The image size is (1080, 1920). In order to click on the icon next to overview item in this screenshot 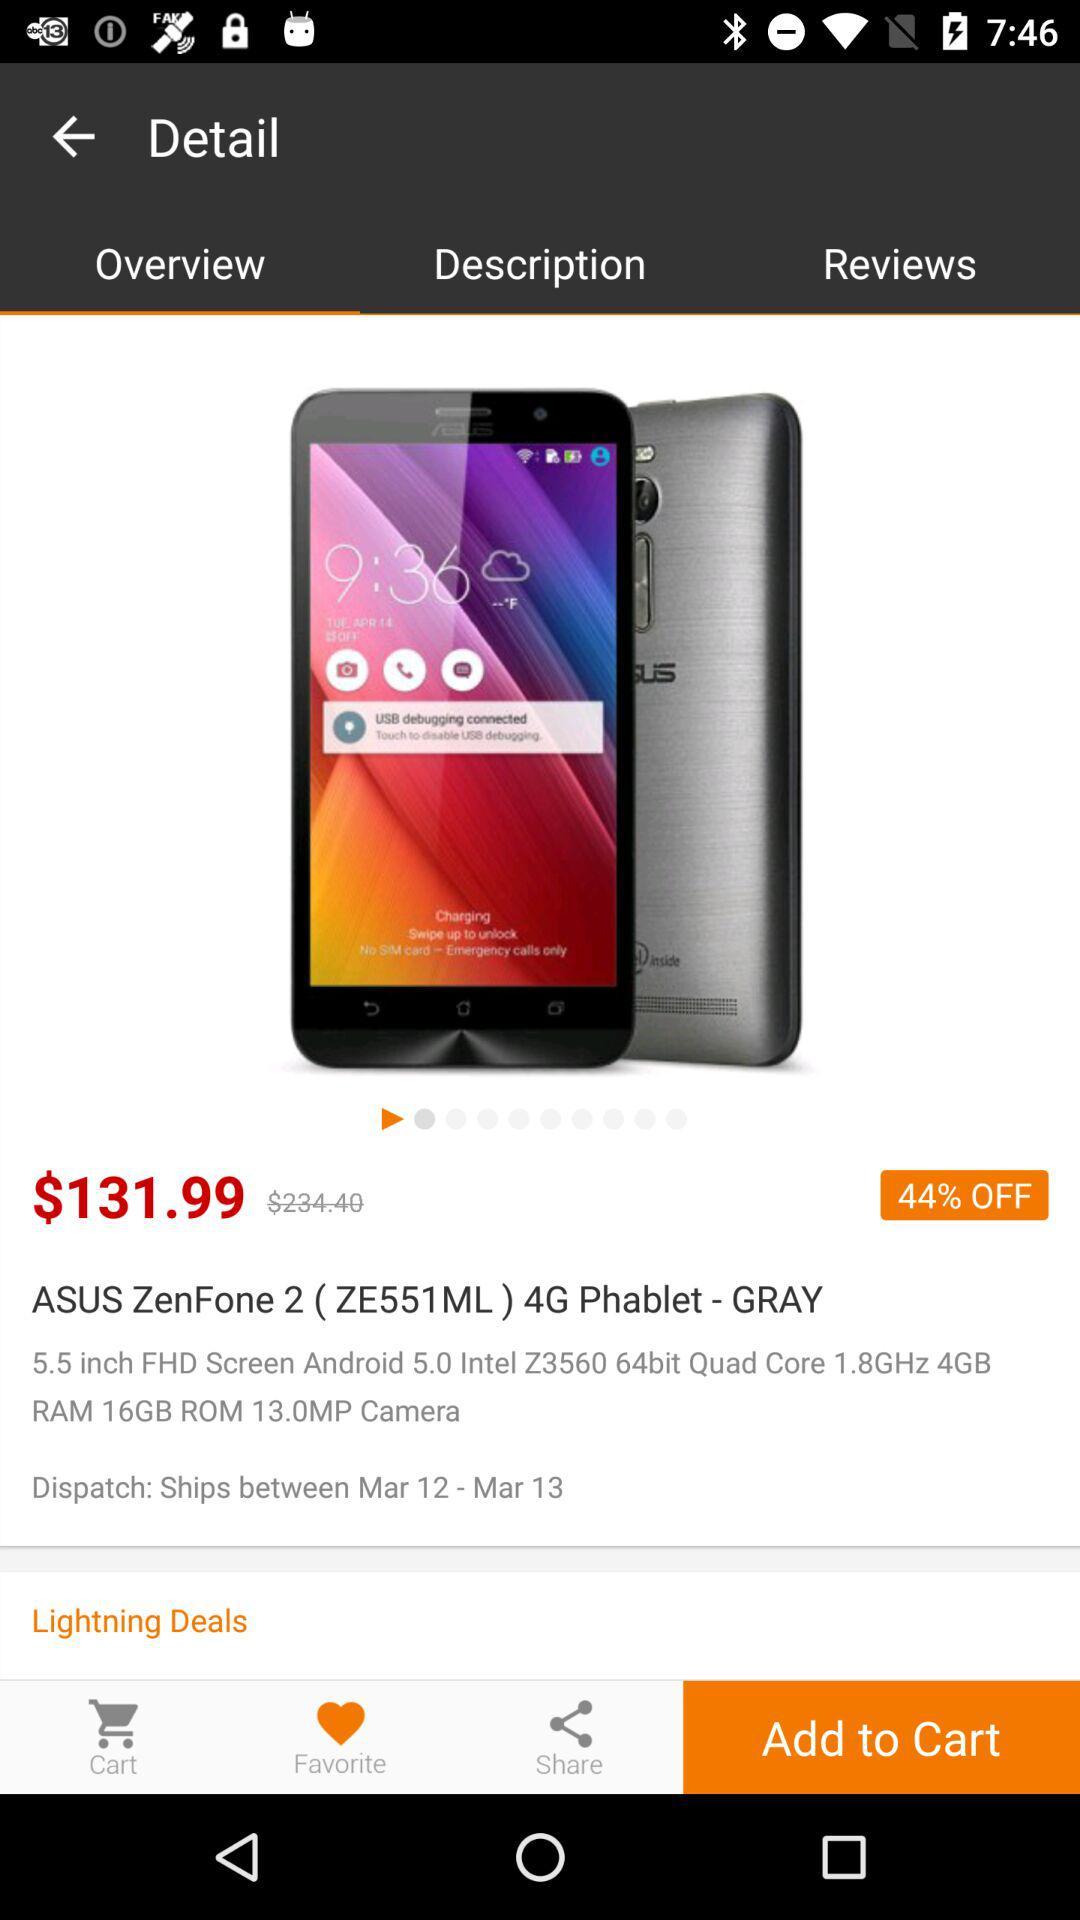, I will do `click(540, 261)`.